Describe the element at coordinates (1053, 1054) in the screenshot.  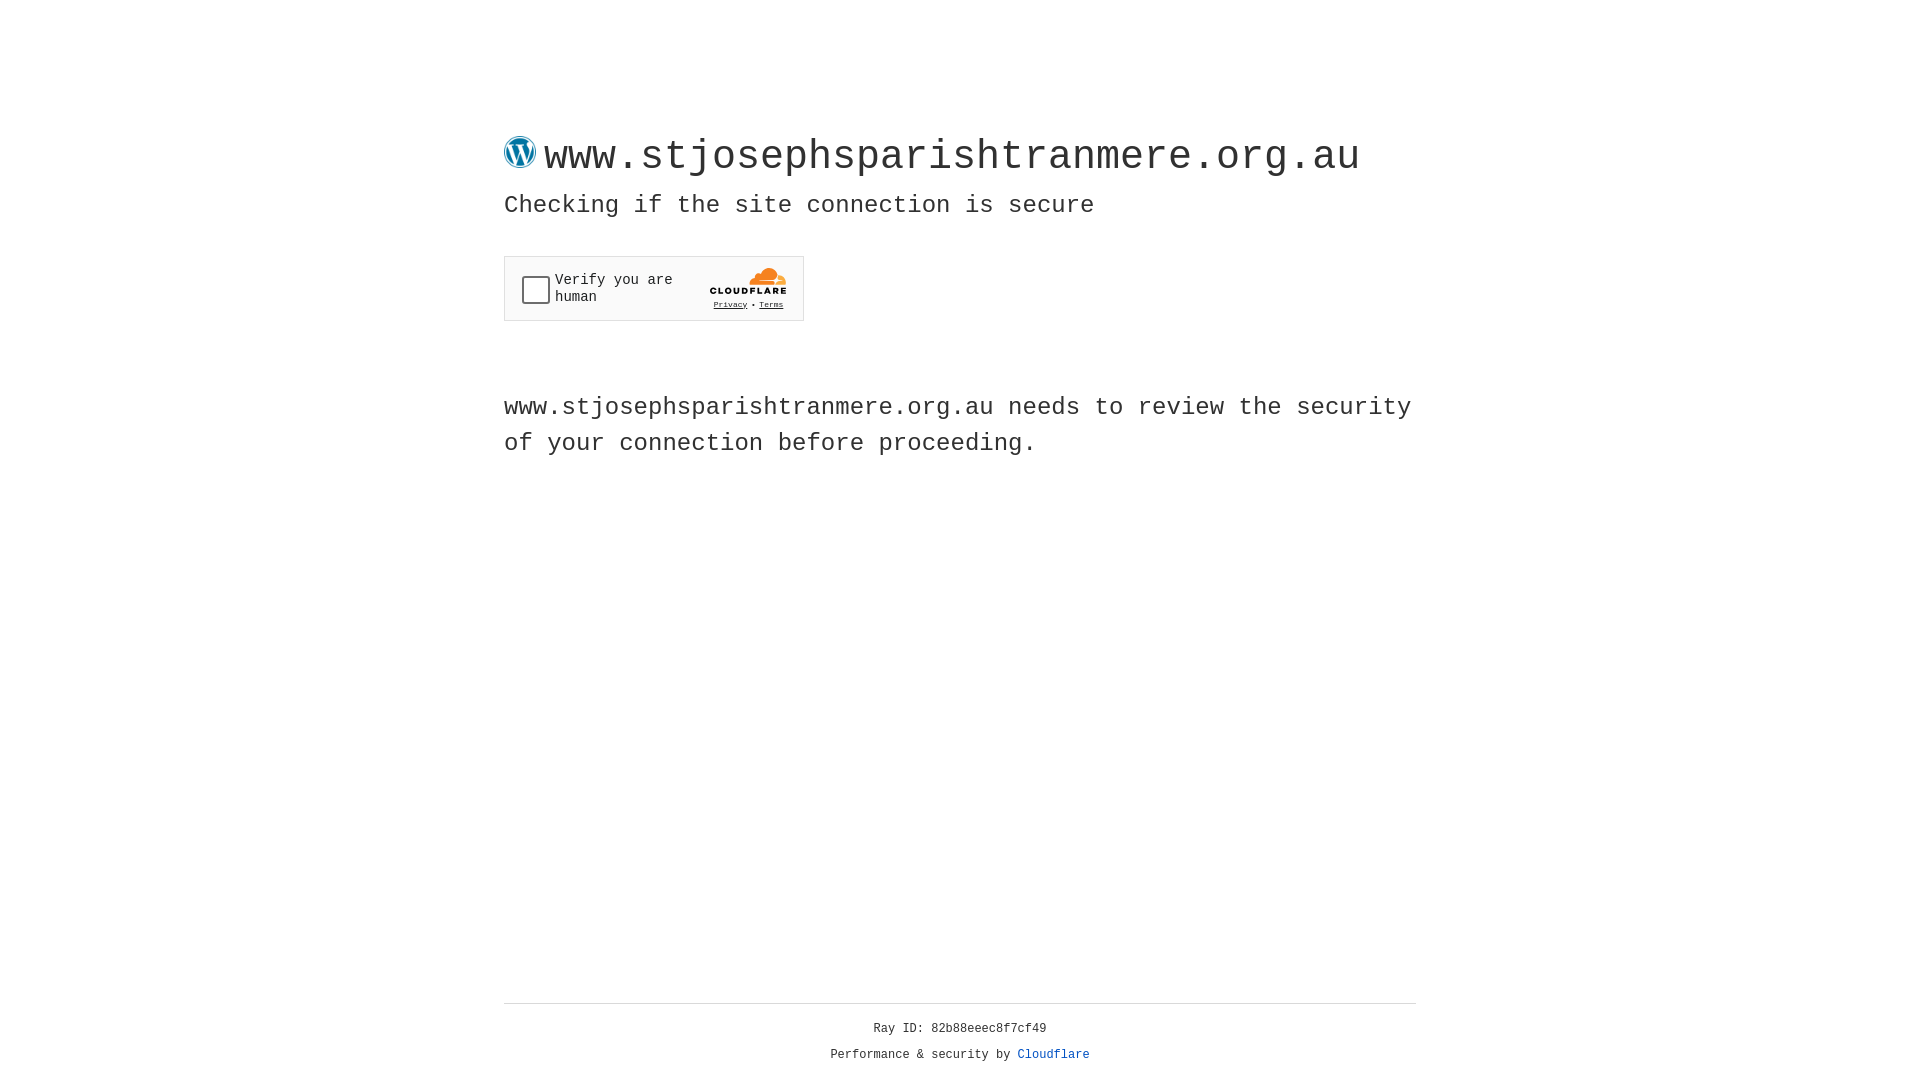
I see `'Cloudflare'` at that location.